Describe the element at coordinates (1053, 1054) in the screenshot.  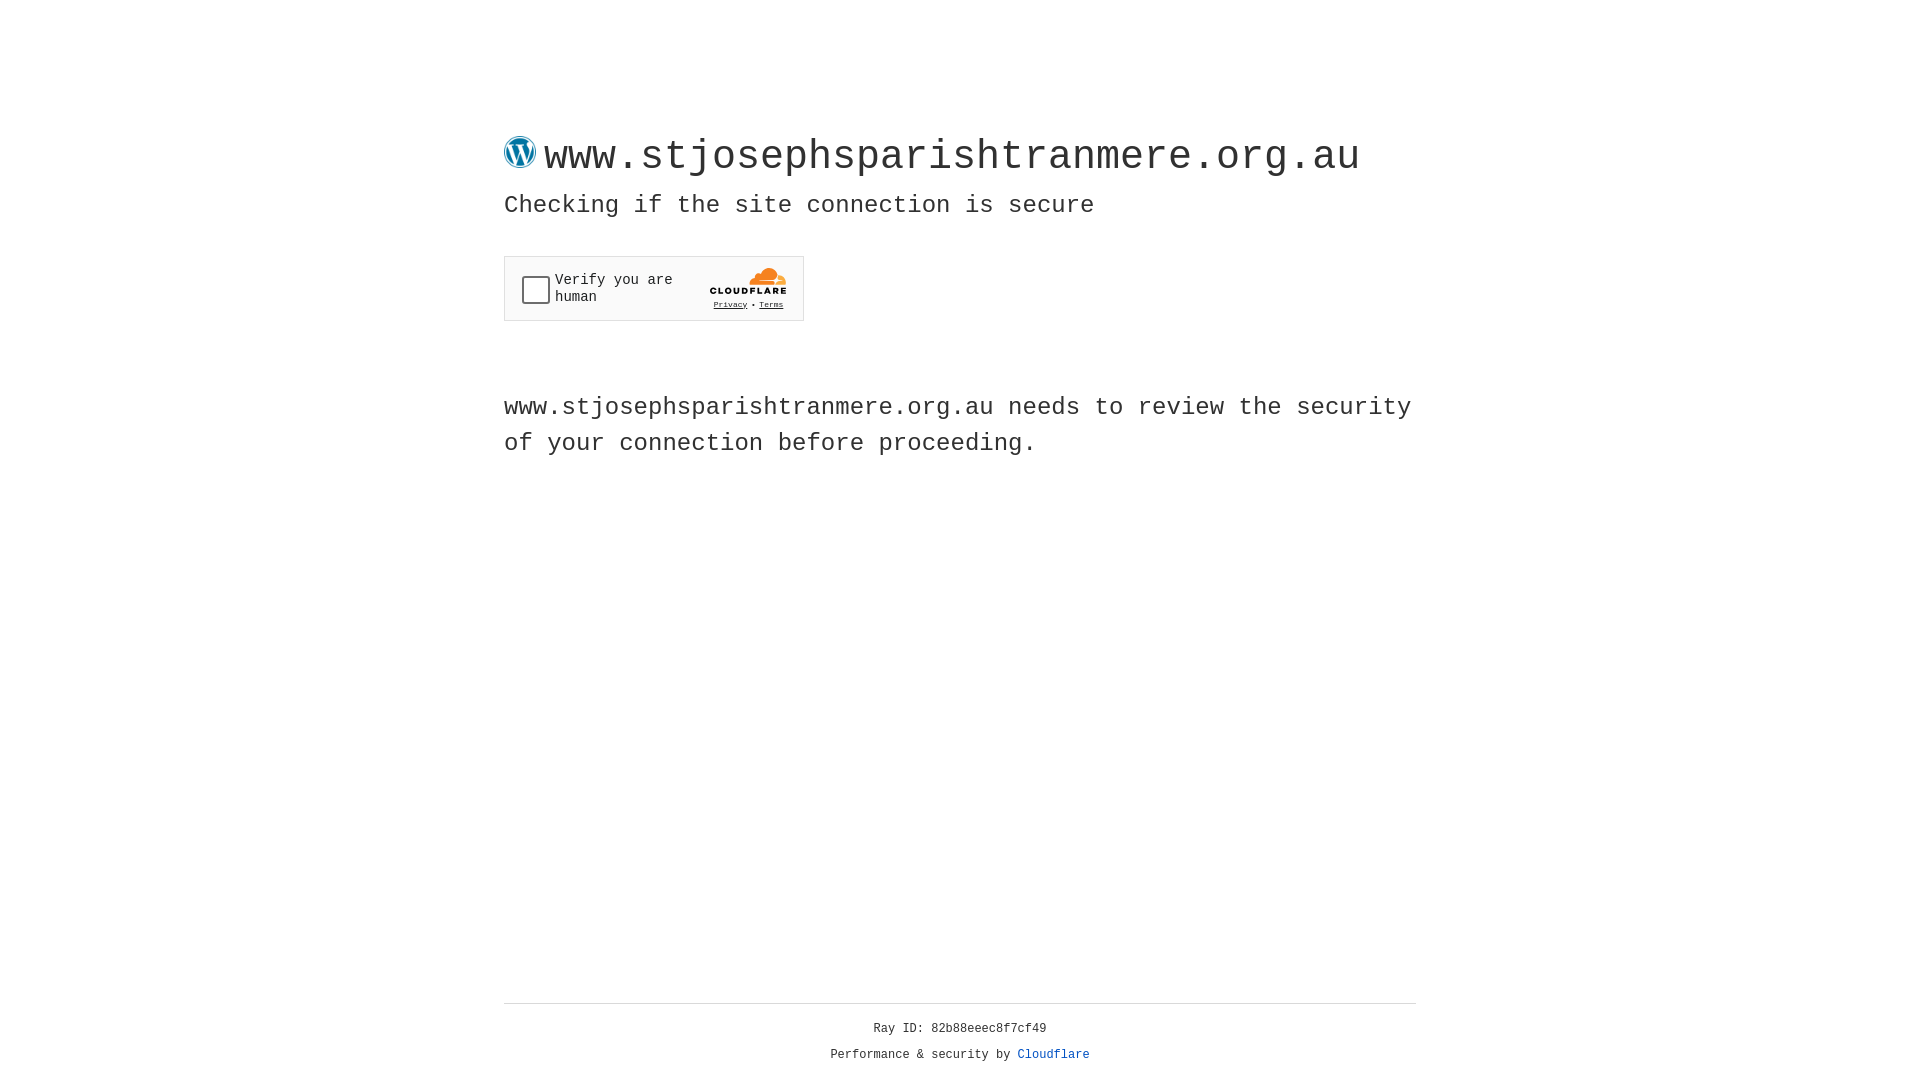
I see `'Cloudflare'` at that location.